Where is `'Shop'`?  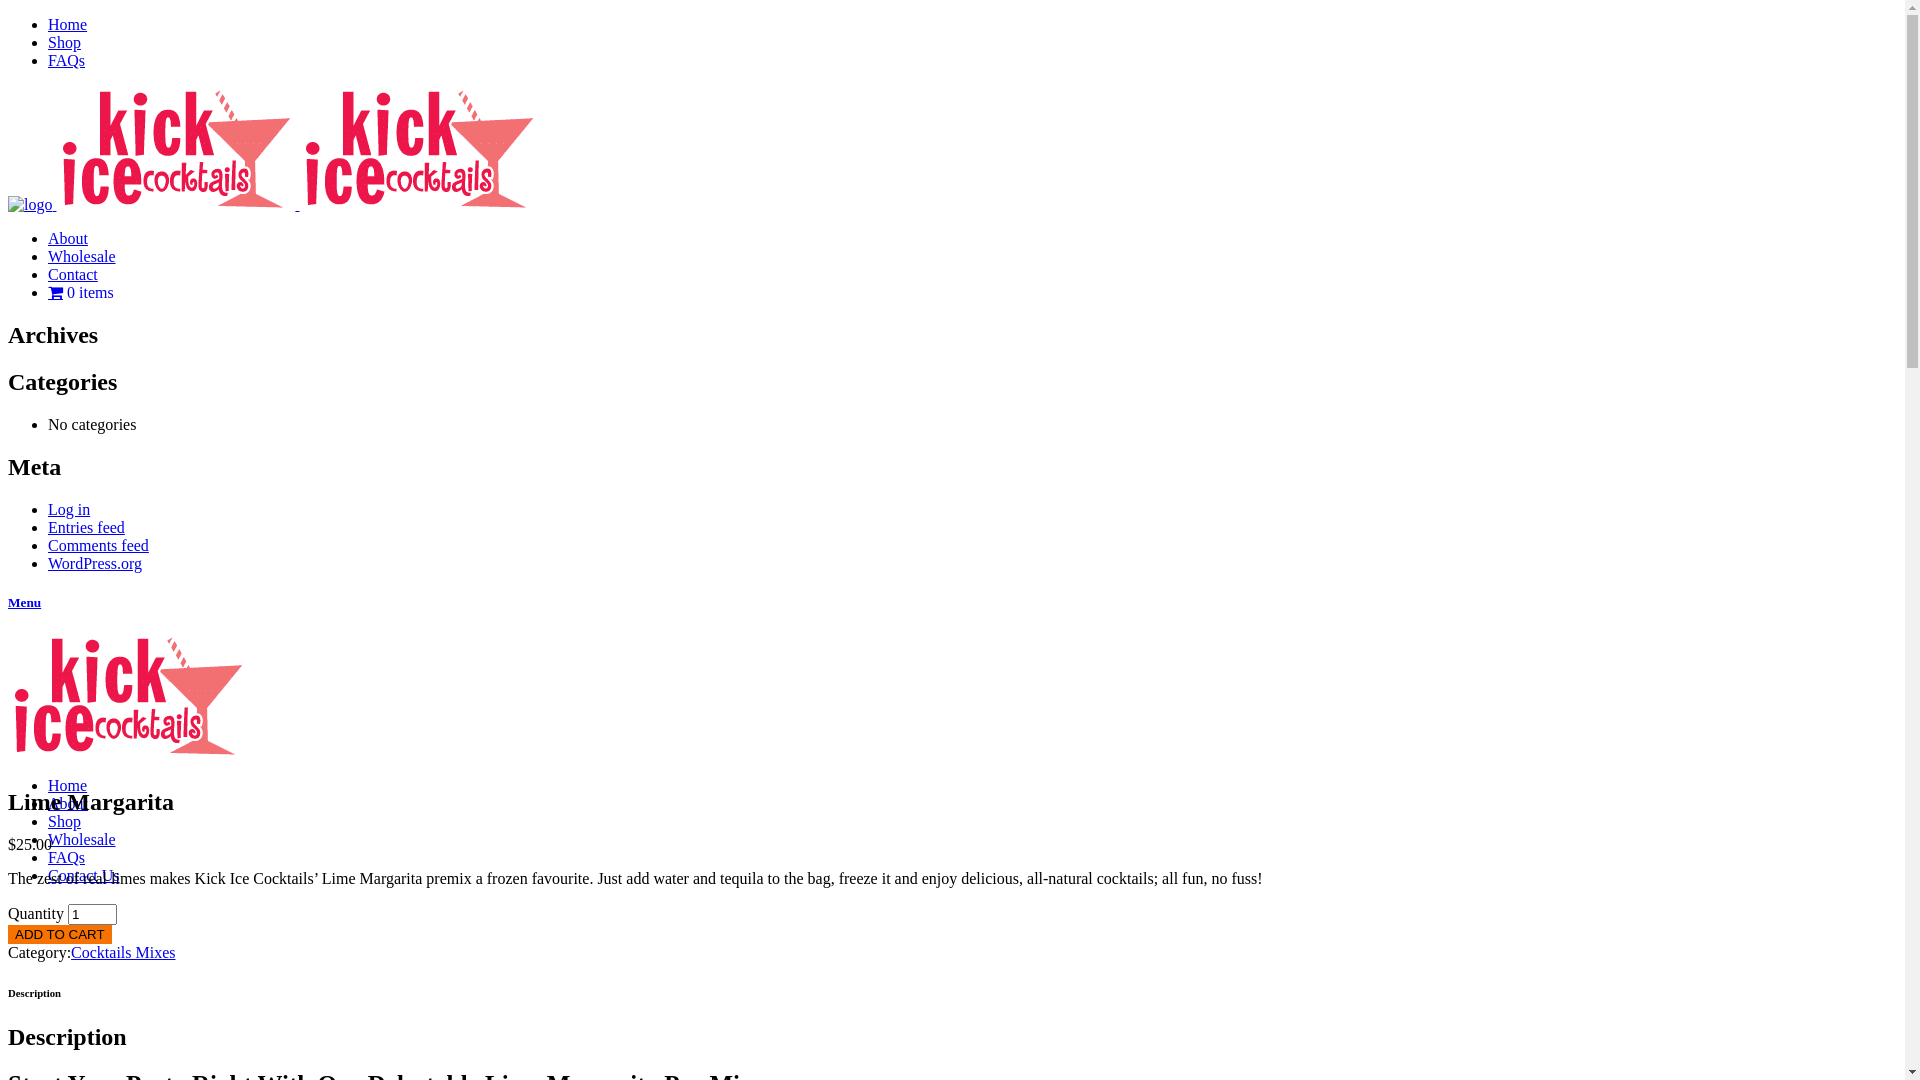 'Shop' is located at coordinates (64, 821).